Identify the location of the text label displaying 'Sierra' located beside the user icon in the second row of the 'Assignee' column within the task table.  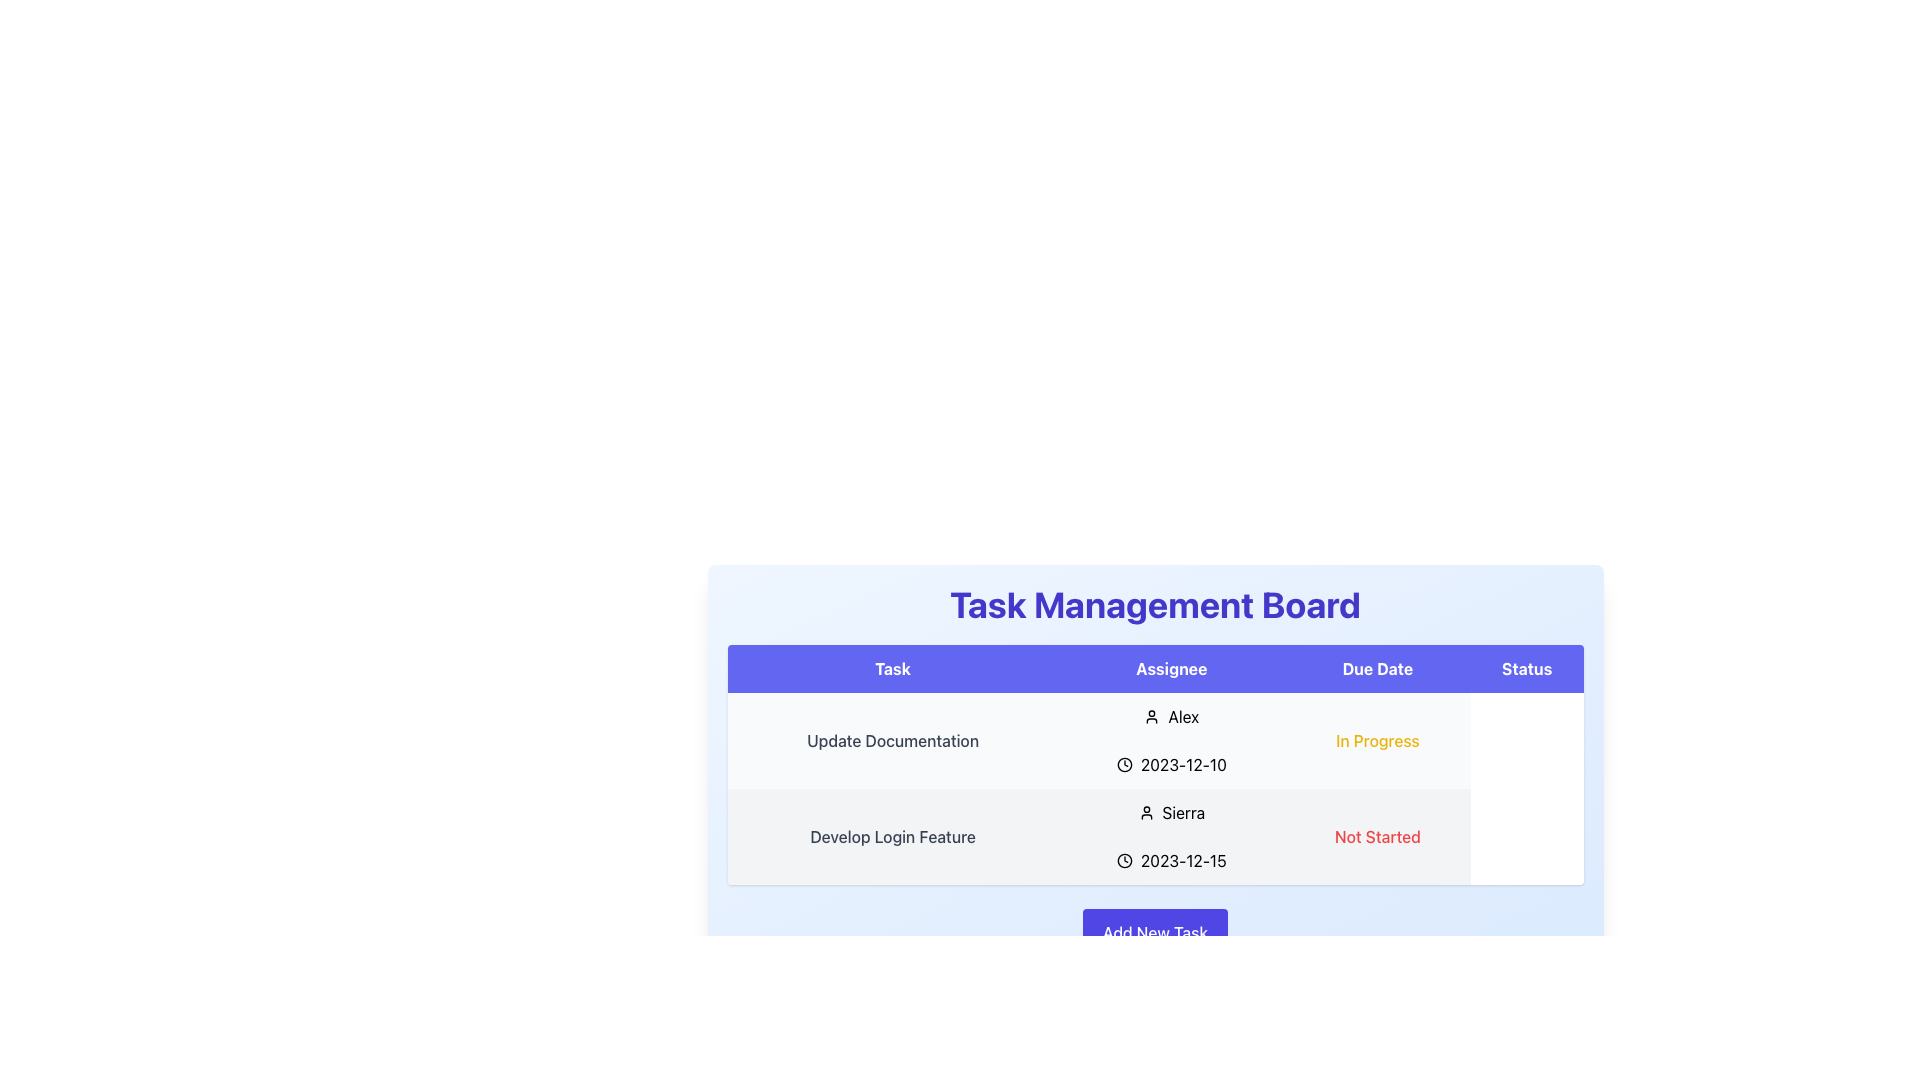
(1183, 813).